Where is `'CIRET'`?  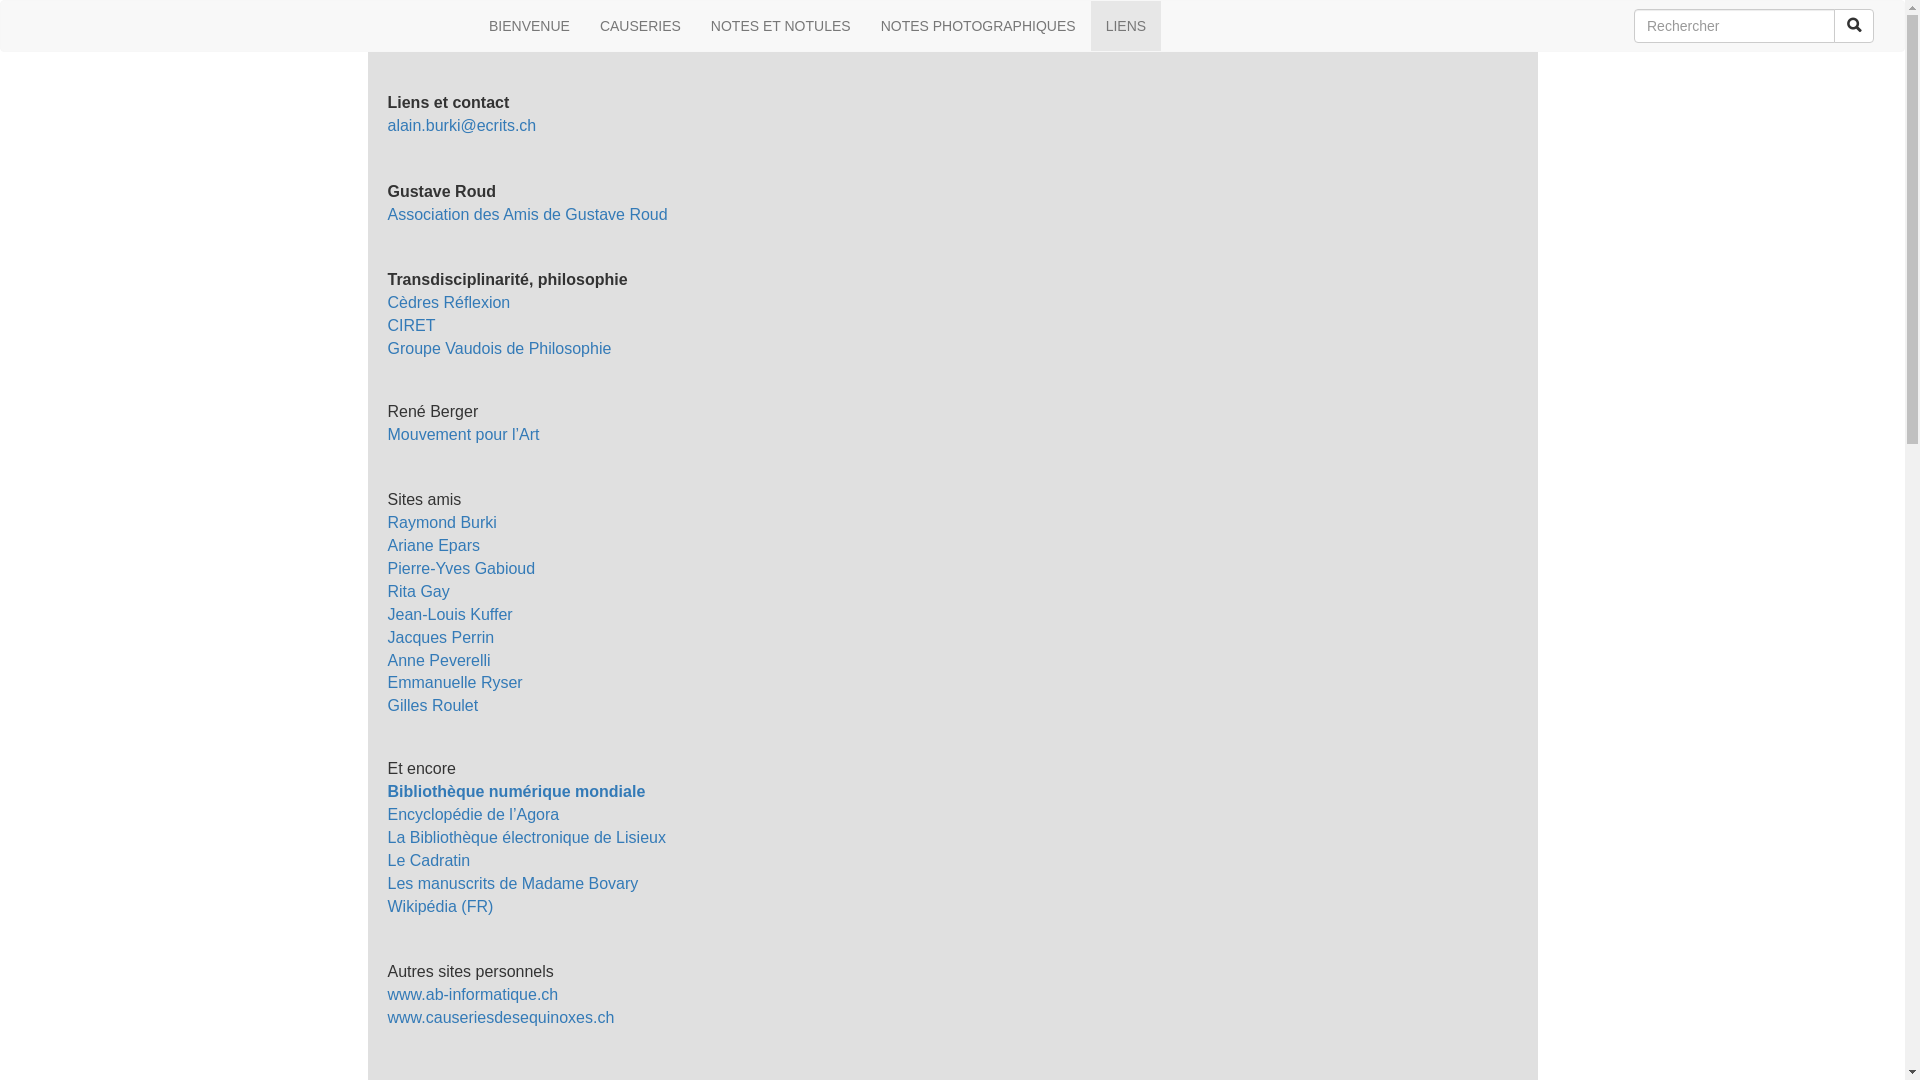
'CIRET' is located at coordinates (388, 324).